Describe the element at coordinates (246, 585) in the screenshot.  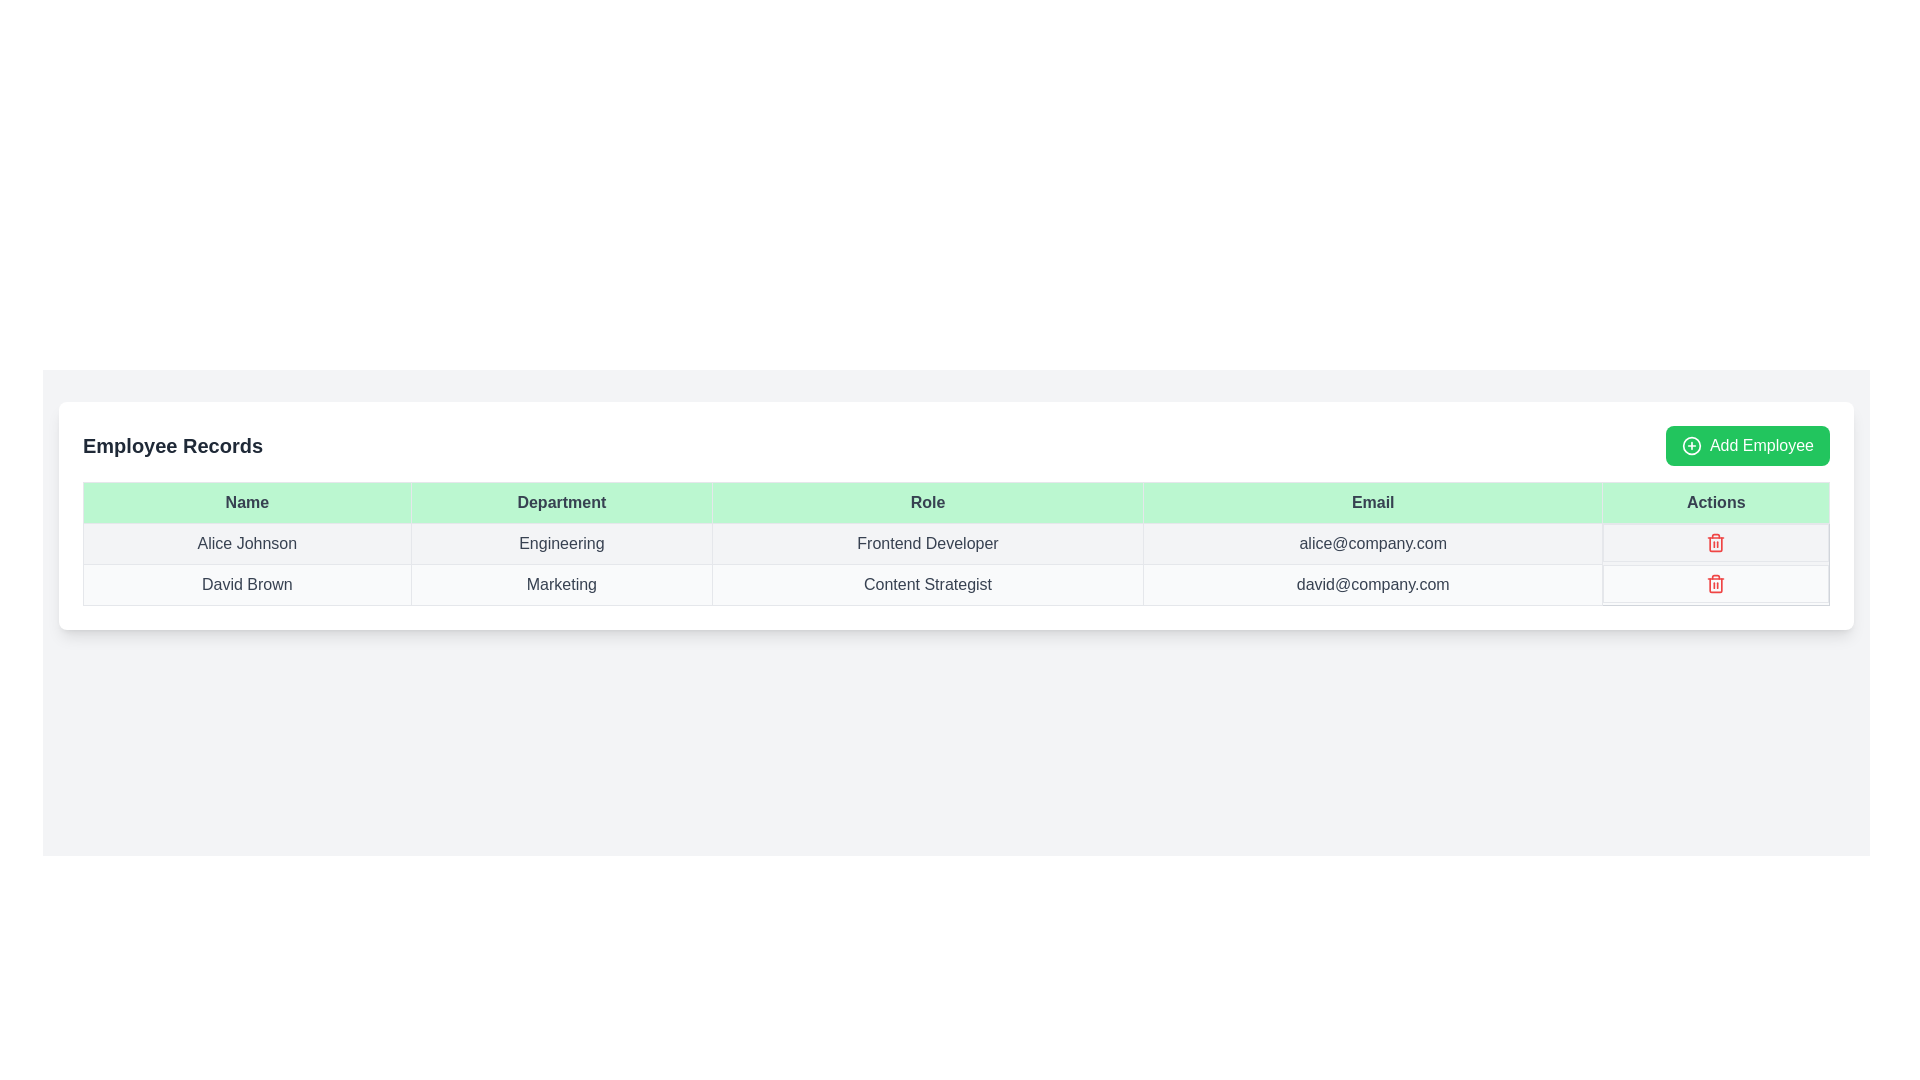
I see `the text label displaying 'David Brown' in the first column of the second row of the table` at that location.